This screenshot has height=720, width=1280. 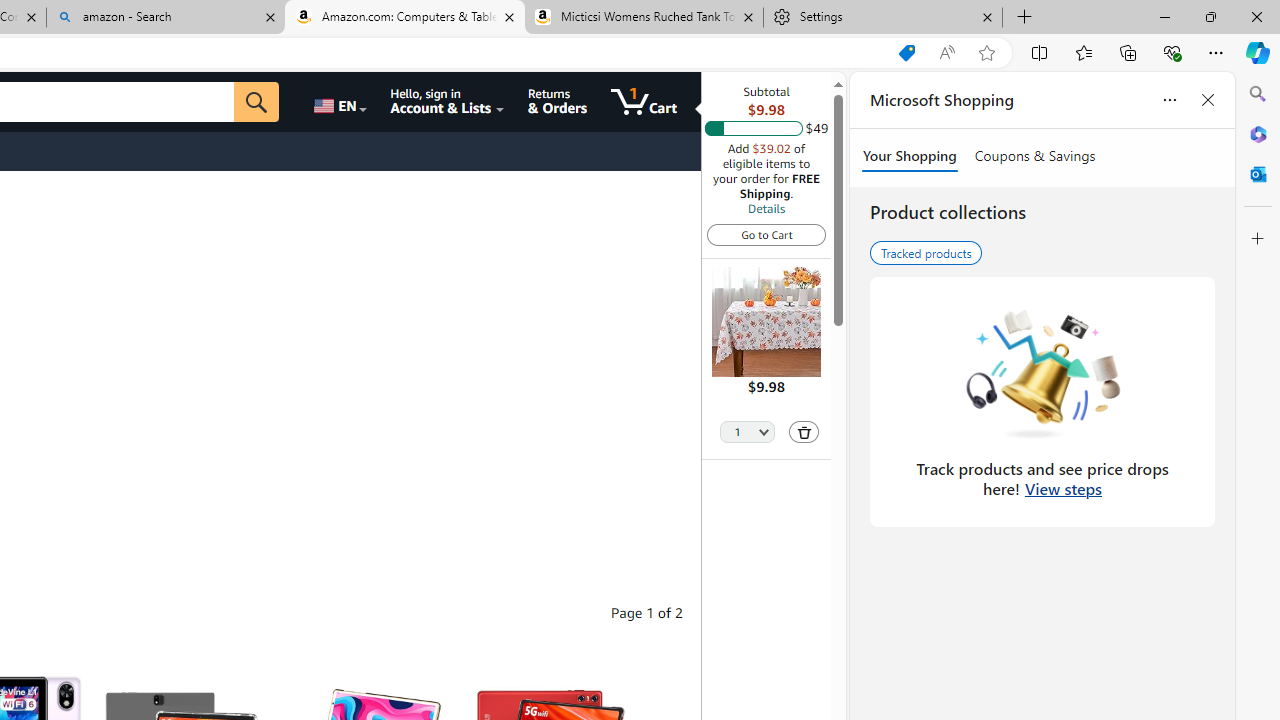 What do you see at coordinates (746, 429) in the screenshot?
I see `'Quantity Selector'` at bounding box center [746, 429].